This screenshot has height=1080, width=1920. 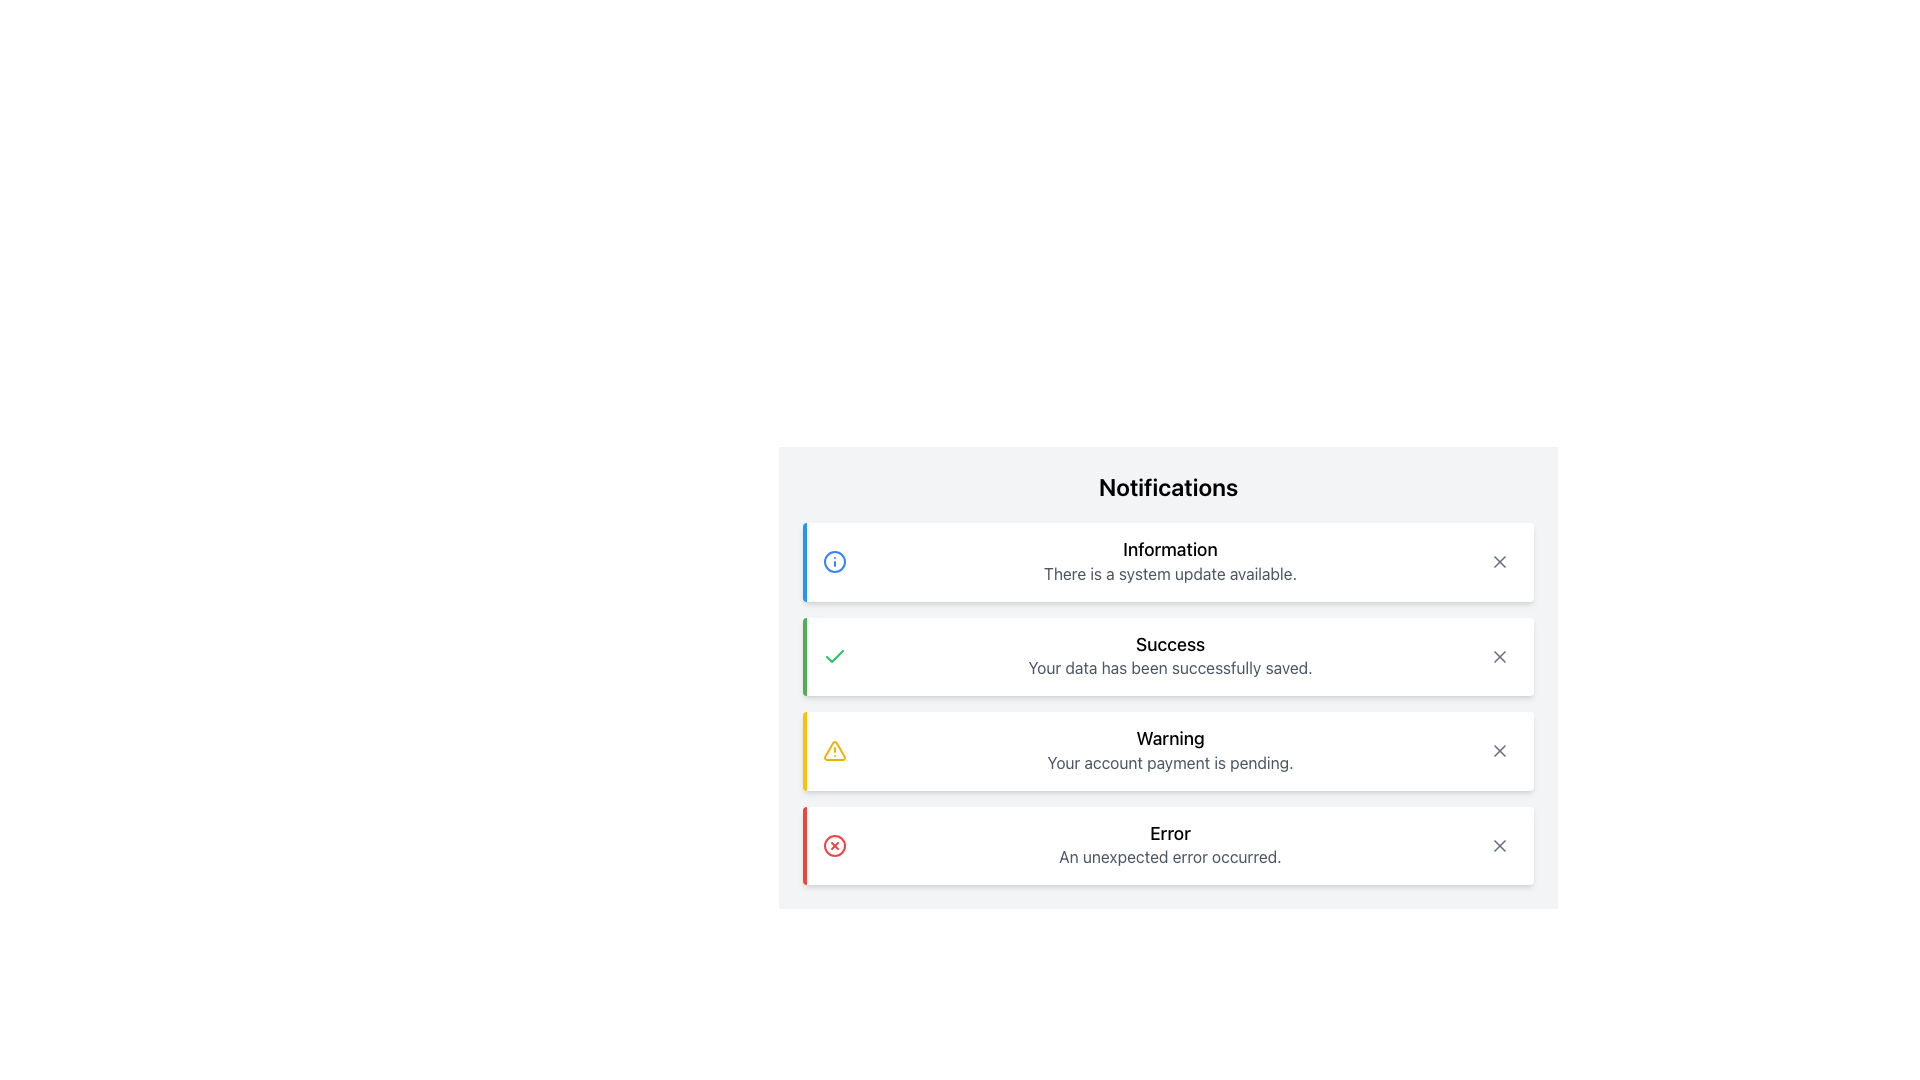 What do you see at coordinates (835, 562) in the screenshot?
I see `the informational icon located in the upper left part of the first notification card labeled 'Information'` at bounding box center [835, 562].